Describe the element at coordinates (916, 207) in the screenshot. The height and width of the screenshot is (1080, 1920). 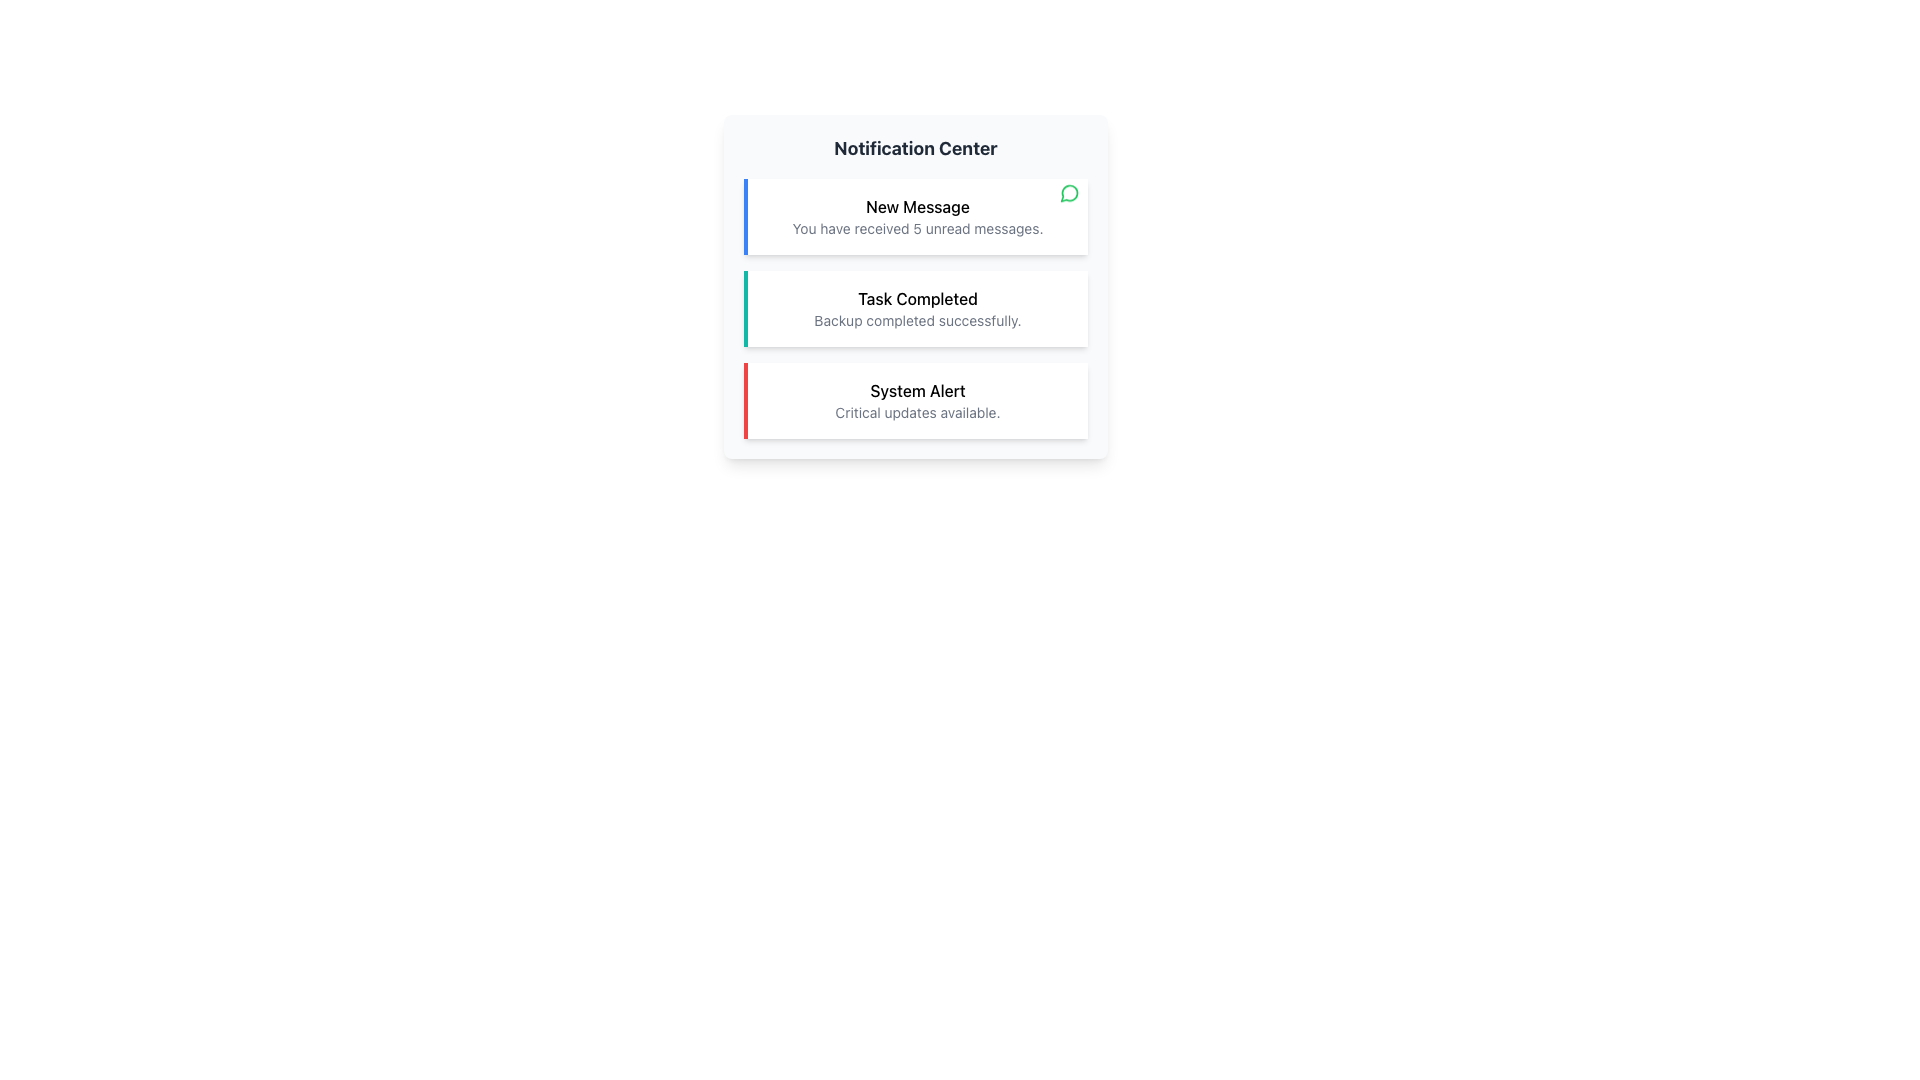
I see `informational text label that serves as a heading for the notification card, which is located at the top of the first notification card in the main interface` at that location.